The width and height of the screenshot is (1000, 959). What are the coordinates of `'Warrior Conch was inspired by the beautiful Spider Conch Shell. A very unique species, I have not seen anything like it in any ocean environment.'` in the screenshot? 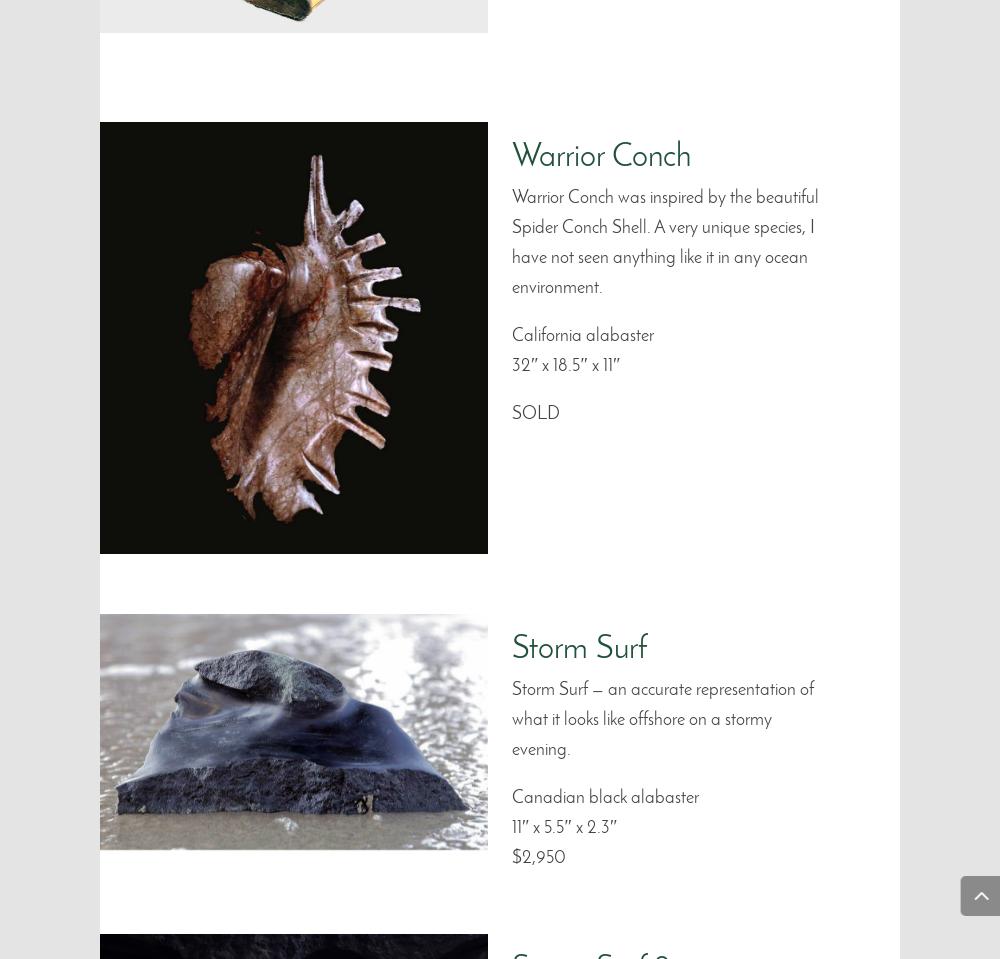 It's located at (512, 243).